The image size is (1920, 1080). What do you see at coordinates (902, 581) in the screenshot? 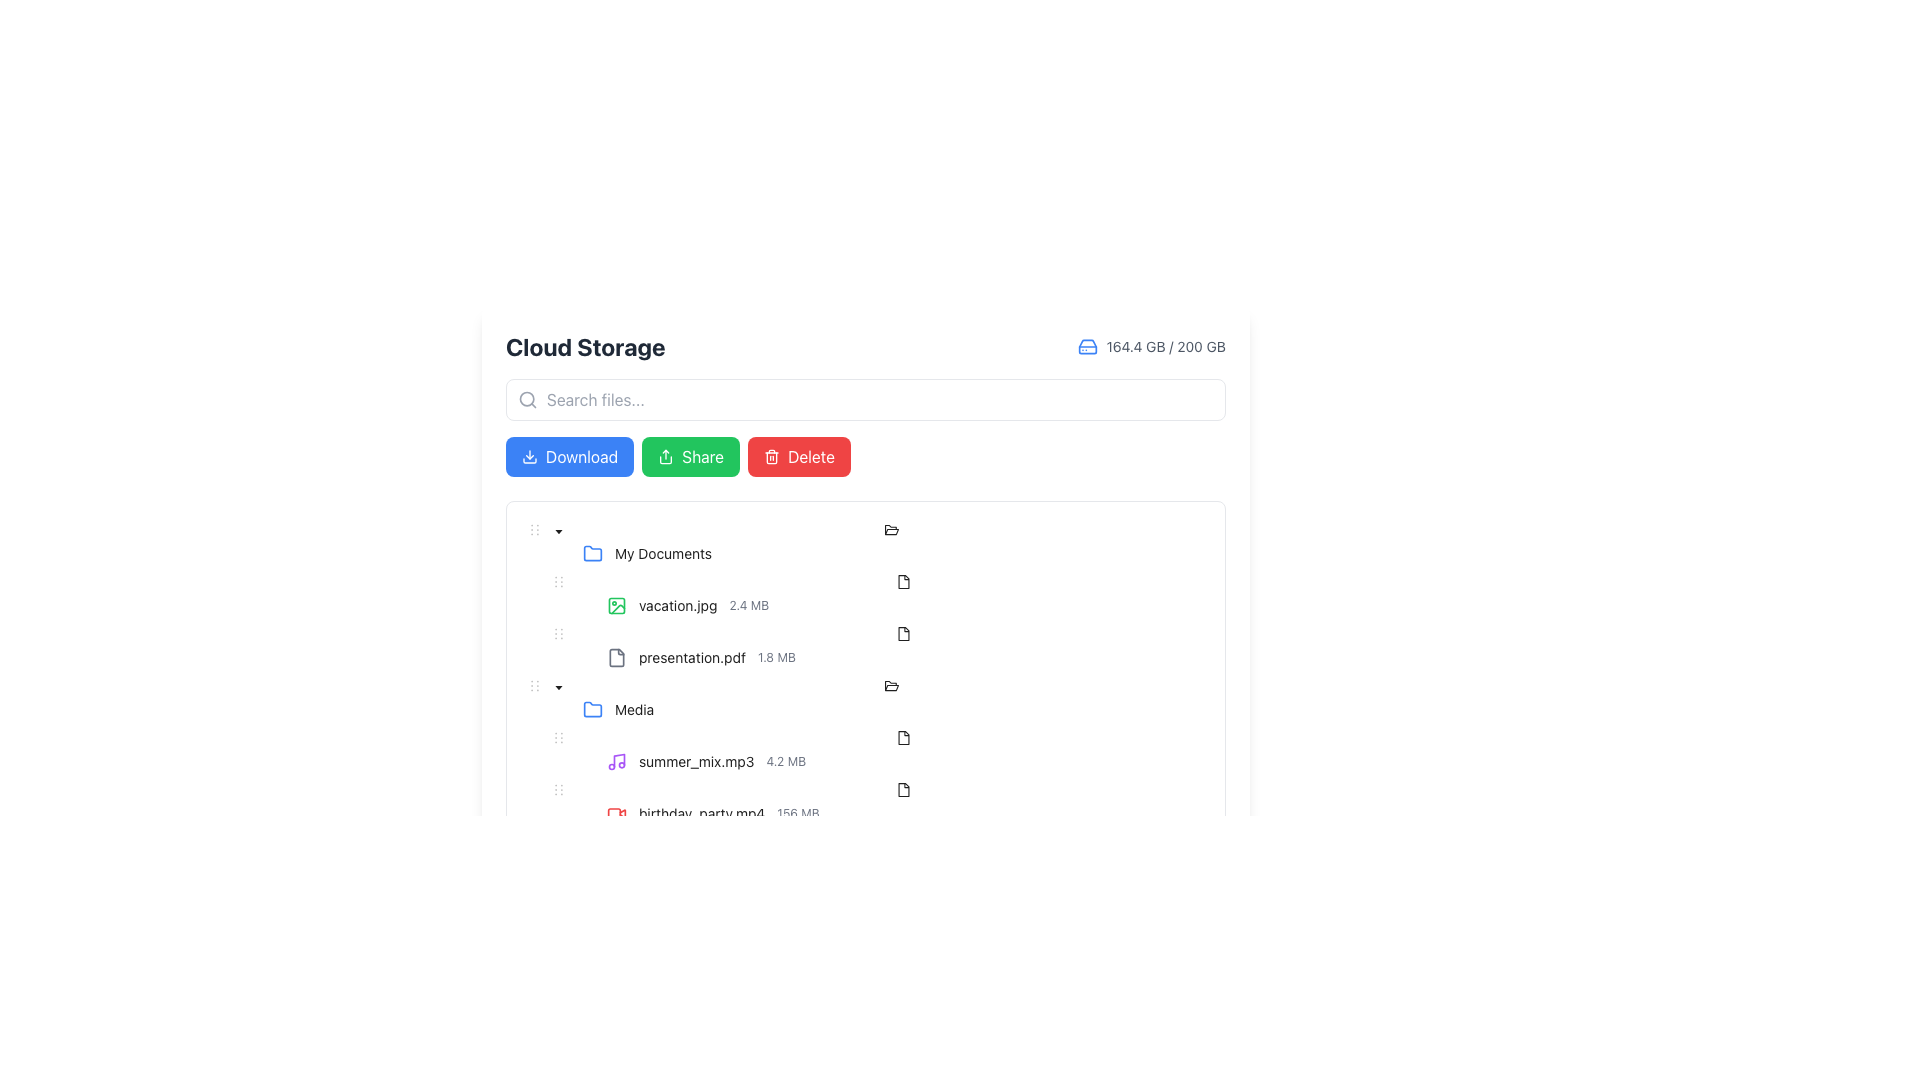
I see `the file type icon located to the right of the 'vacation.jpg' file entry` at bounding box center [902, 581].